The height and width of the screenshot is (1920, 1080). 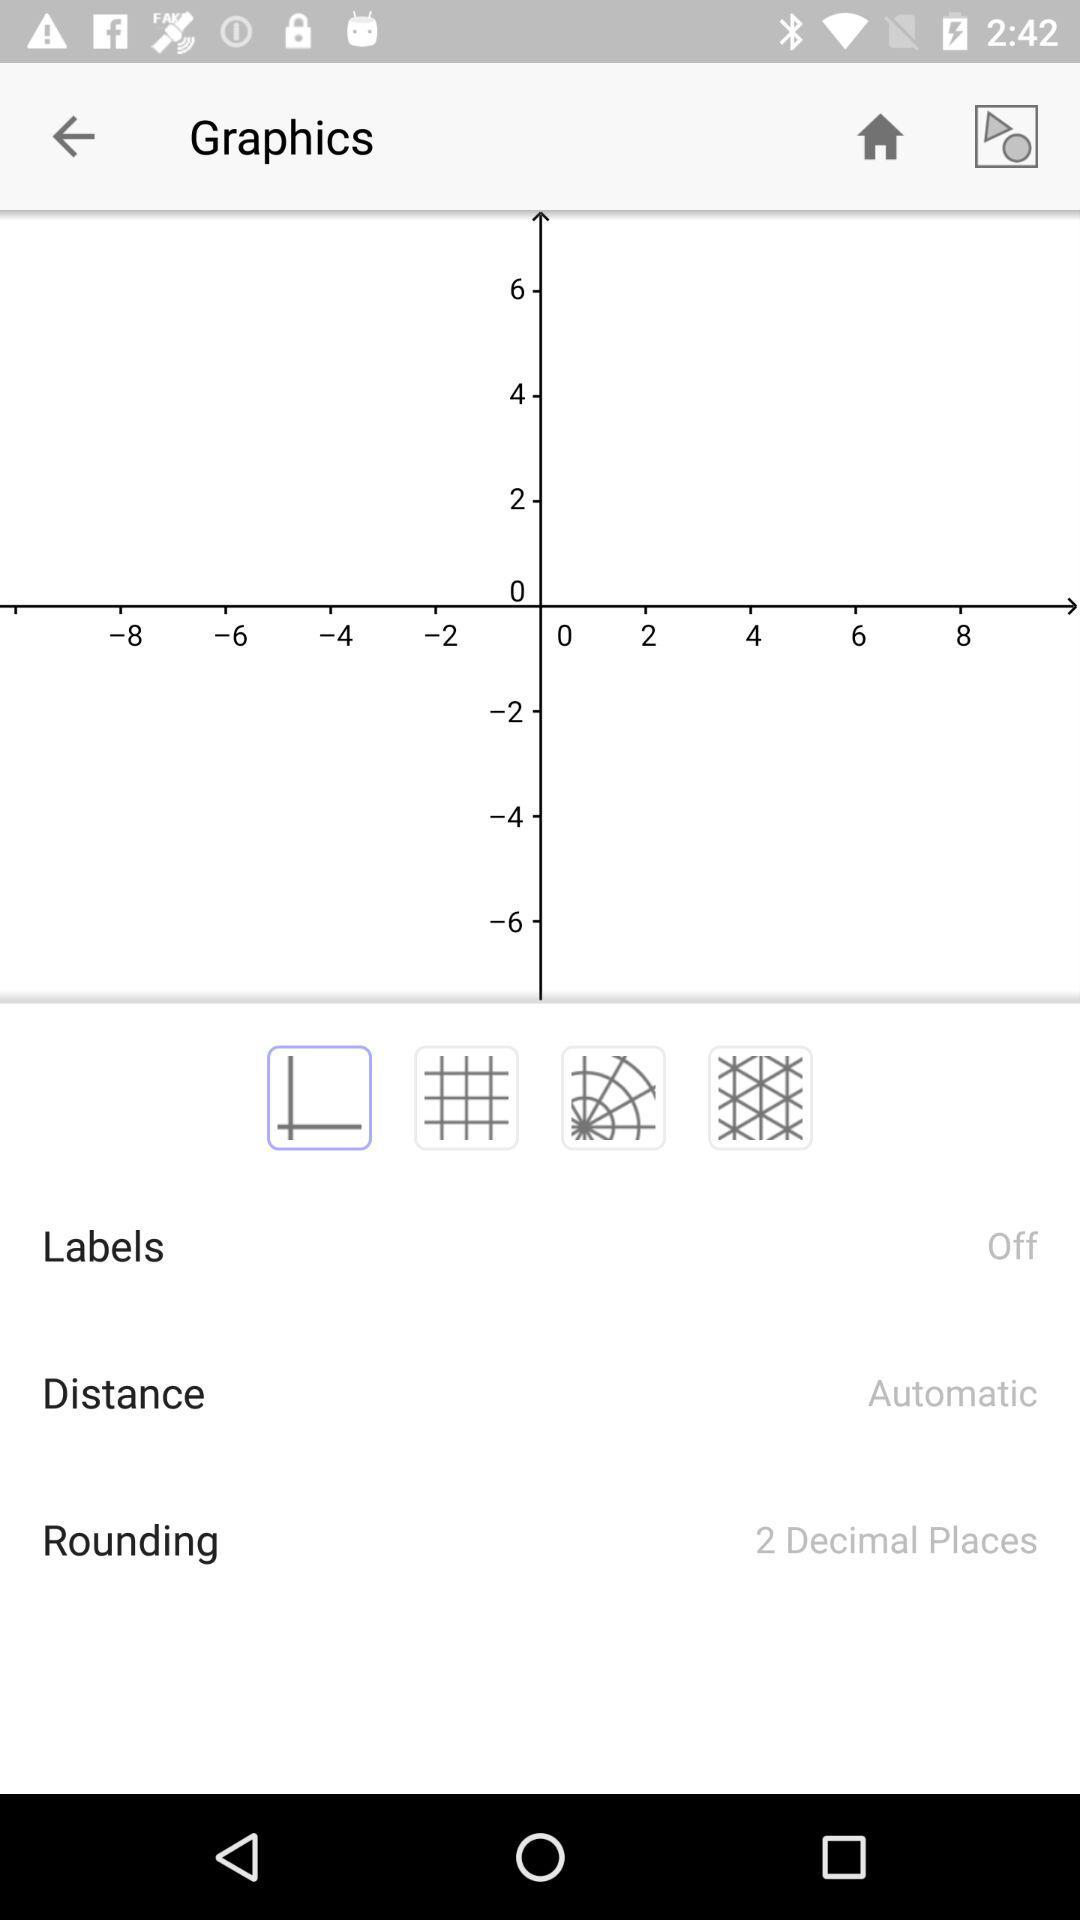 What do you see at coordinates (1006, 136) in the screenshot?
I see `the right side above corner button` at bounding box center [1006, 136].